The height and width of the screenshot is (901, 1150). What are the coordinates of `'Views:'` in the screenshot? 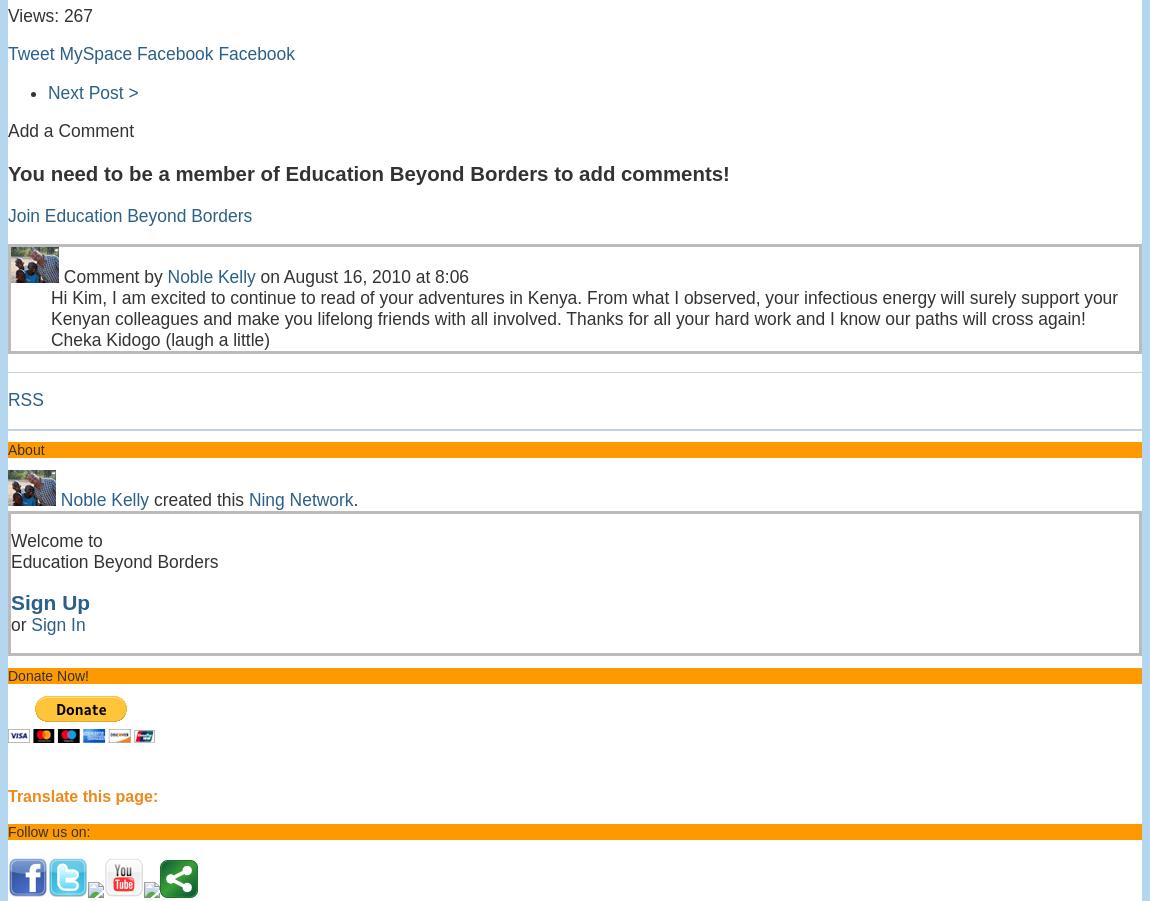 It's located at (32, 13).